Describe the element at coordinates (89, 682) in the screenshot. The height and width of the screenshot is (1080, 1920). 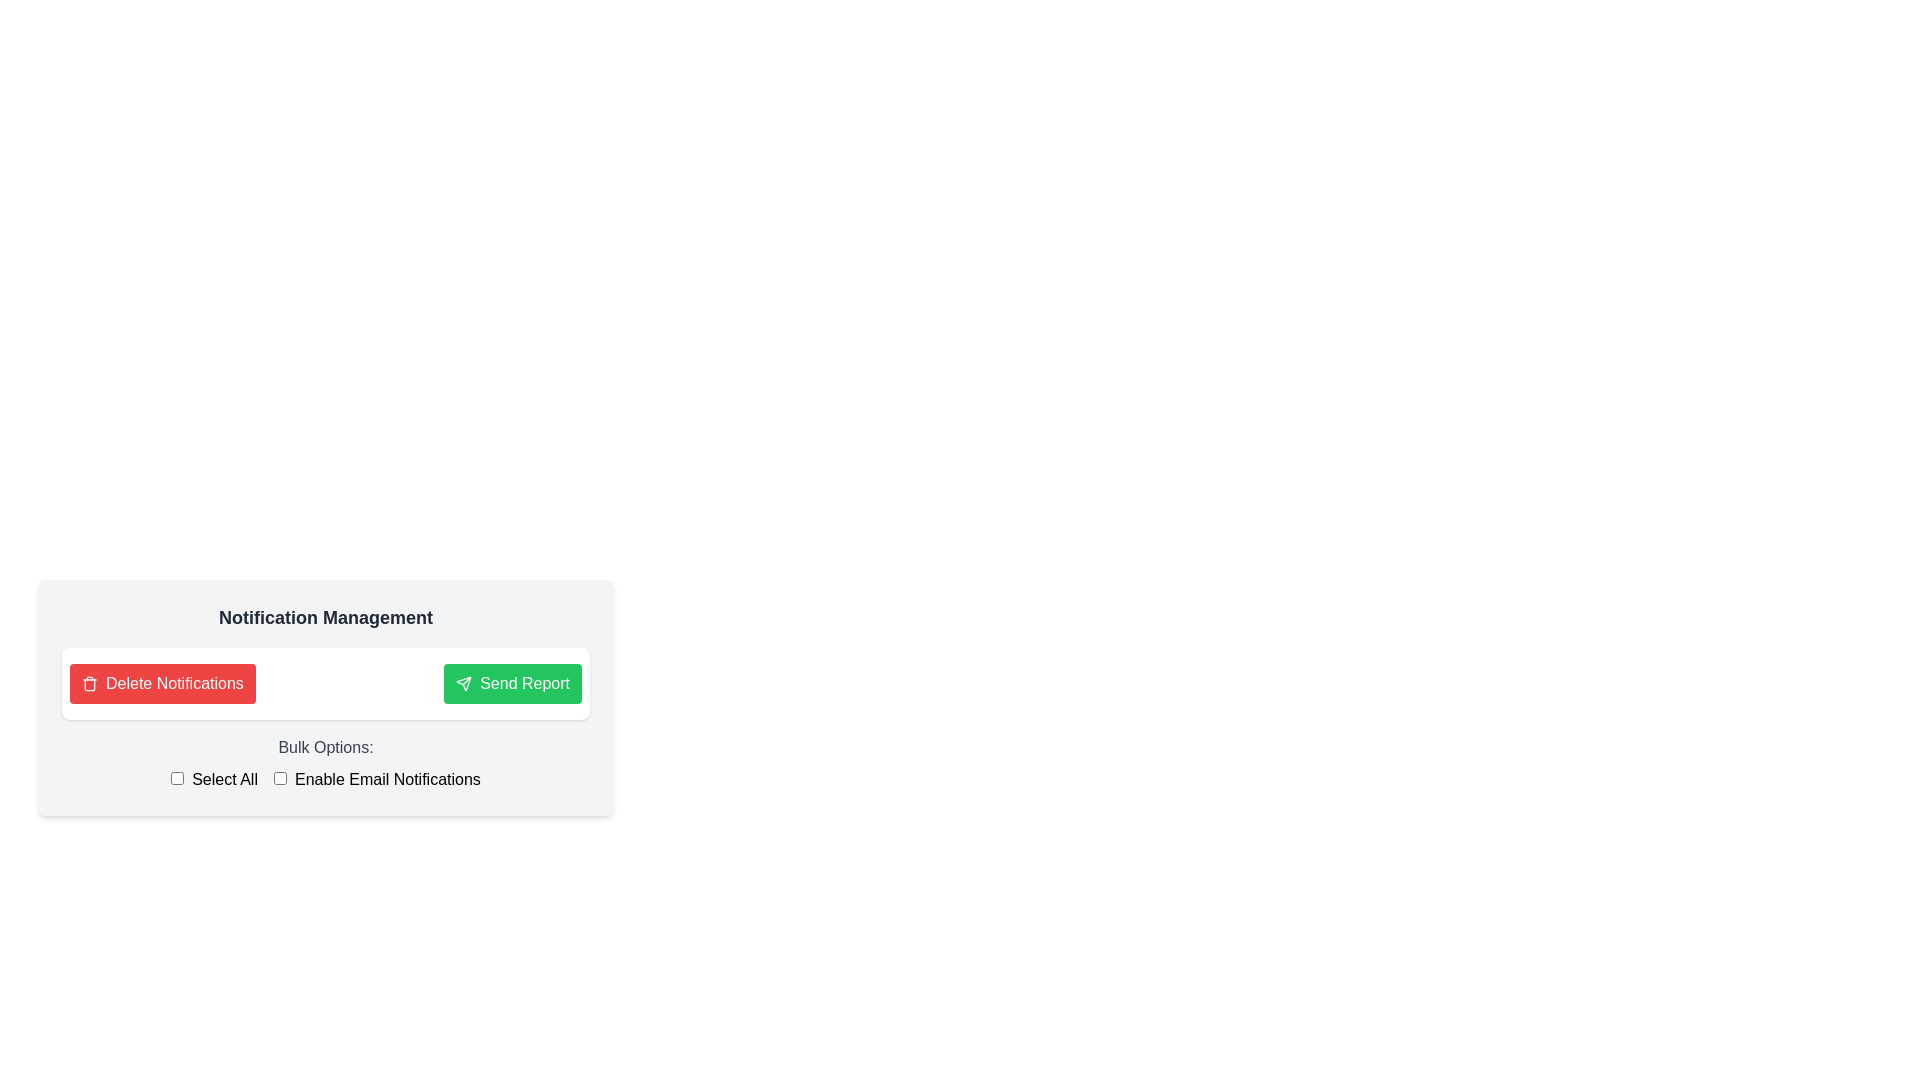
I see `the trash icon located to the left of the 'Delete Notifications' button in the 'Notification Management' section` at that location.